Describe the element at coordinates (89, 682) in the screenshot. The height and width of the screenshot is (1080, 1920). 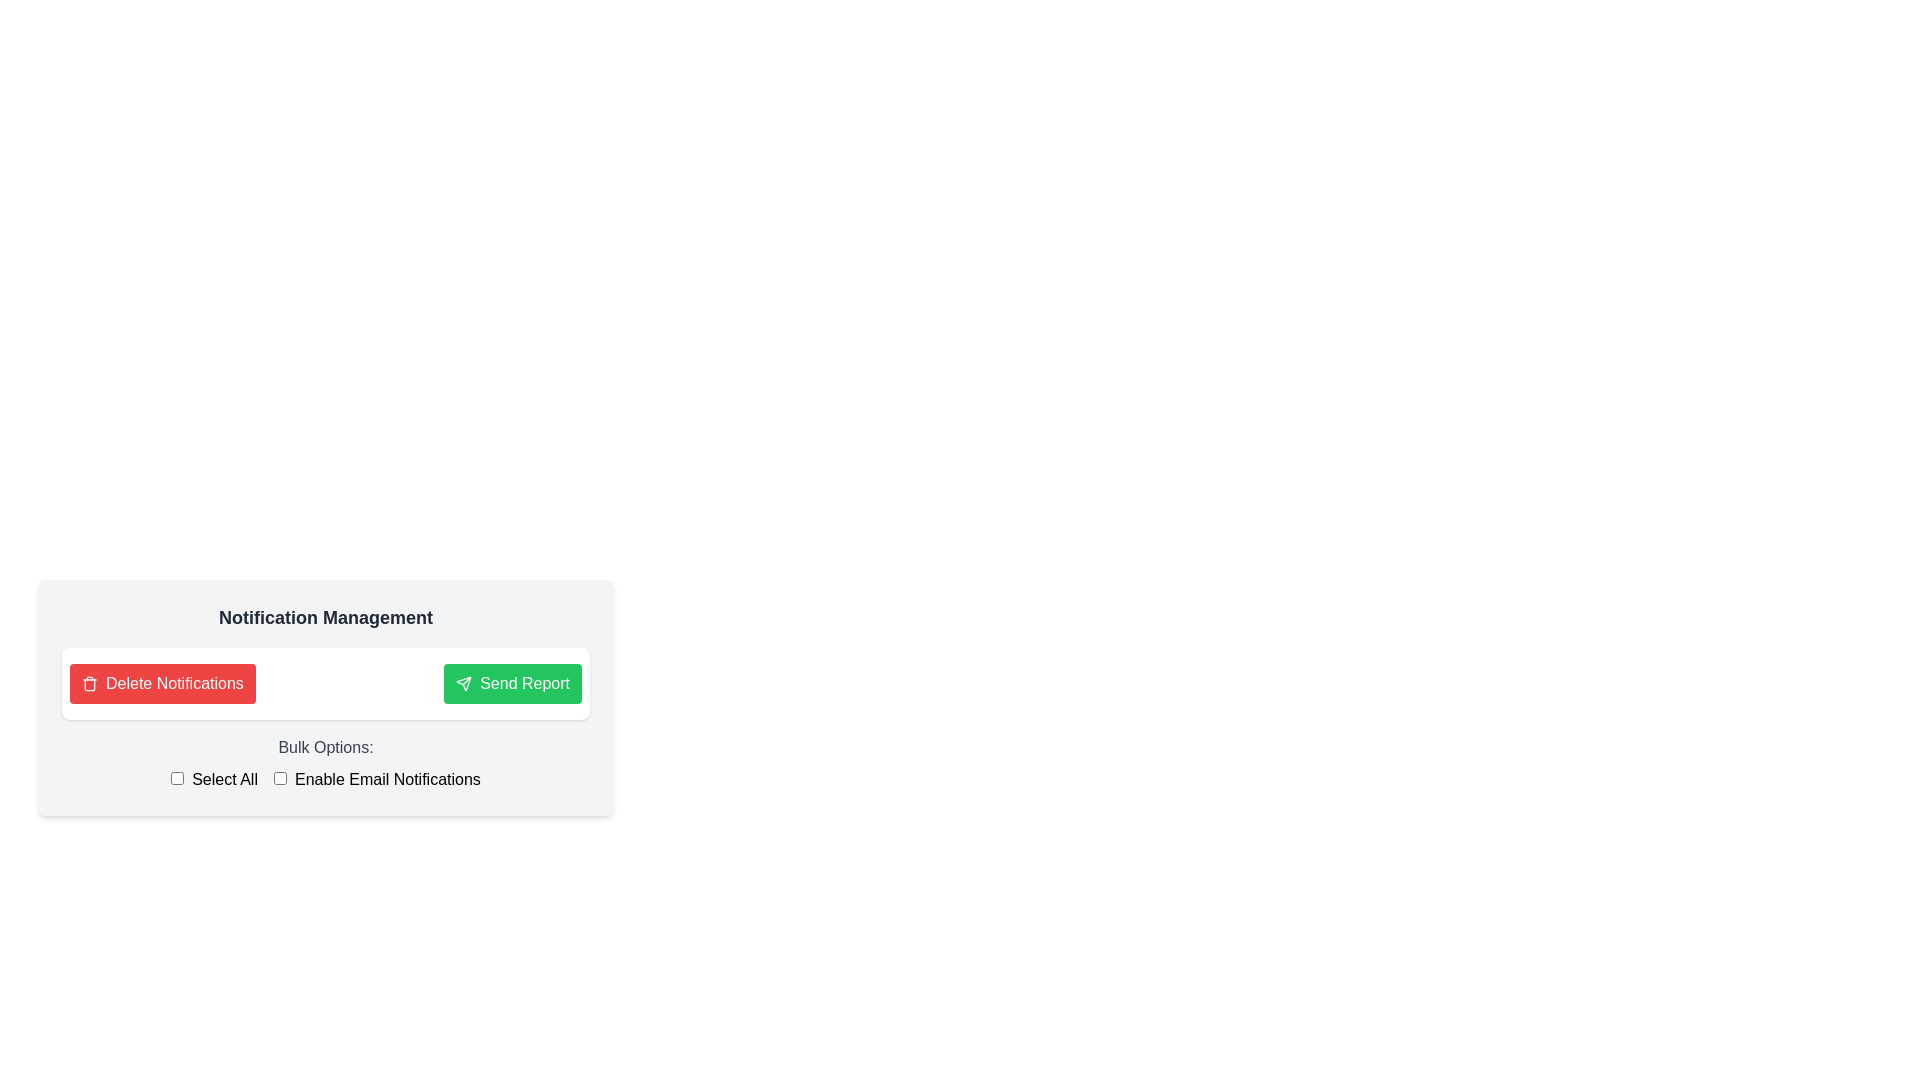
I see `the trash icon located to the left of the 'Delete Notifications' button in the 'Notification Management' section` at that location.